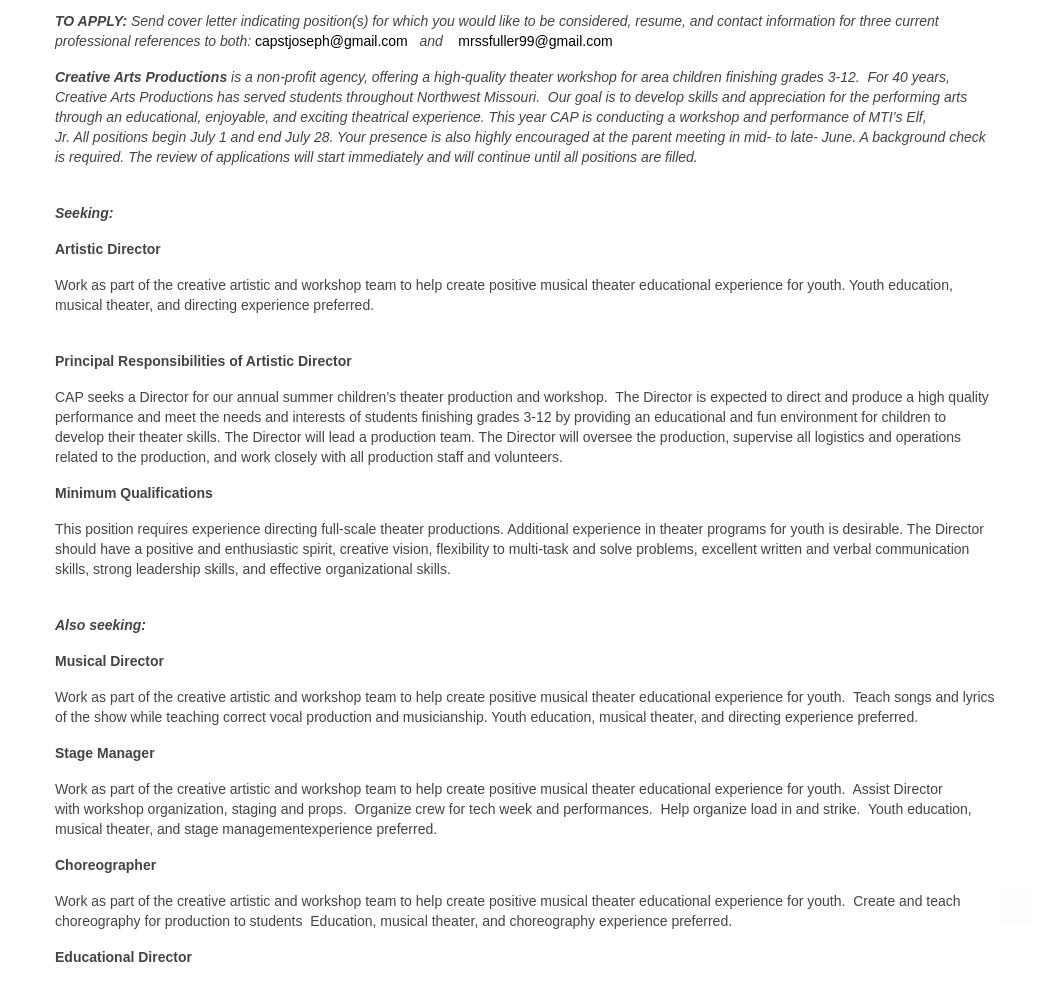 The height and width of the screenshot is (983, 1050). What do you see at coordinates (54, 248) in the screenshot?
I see `'Artistic'` at bounding box center [54, 248].